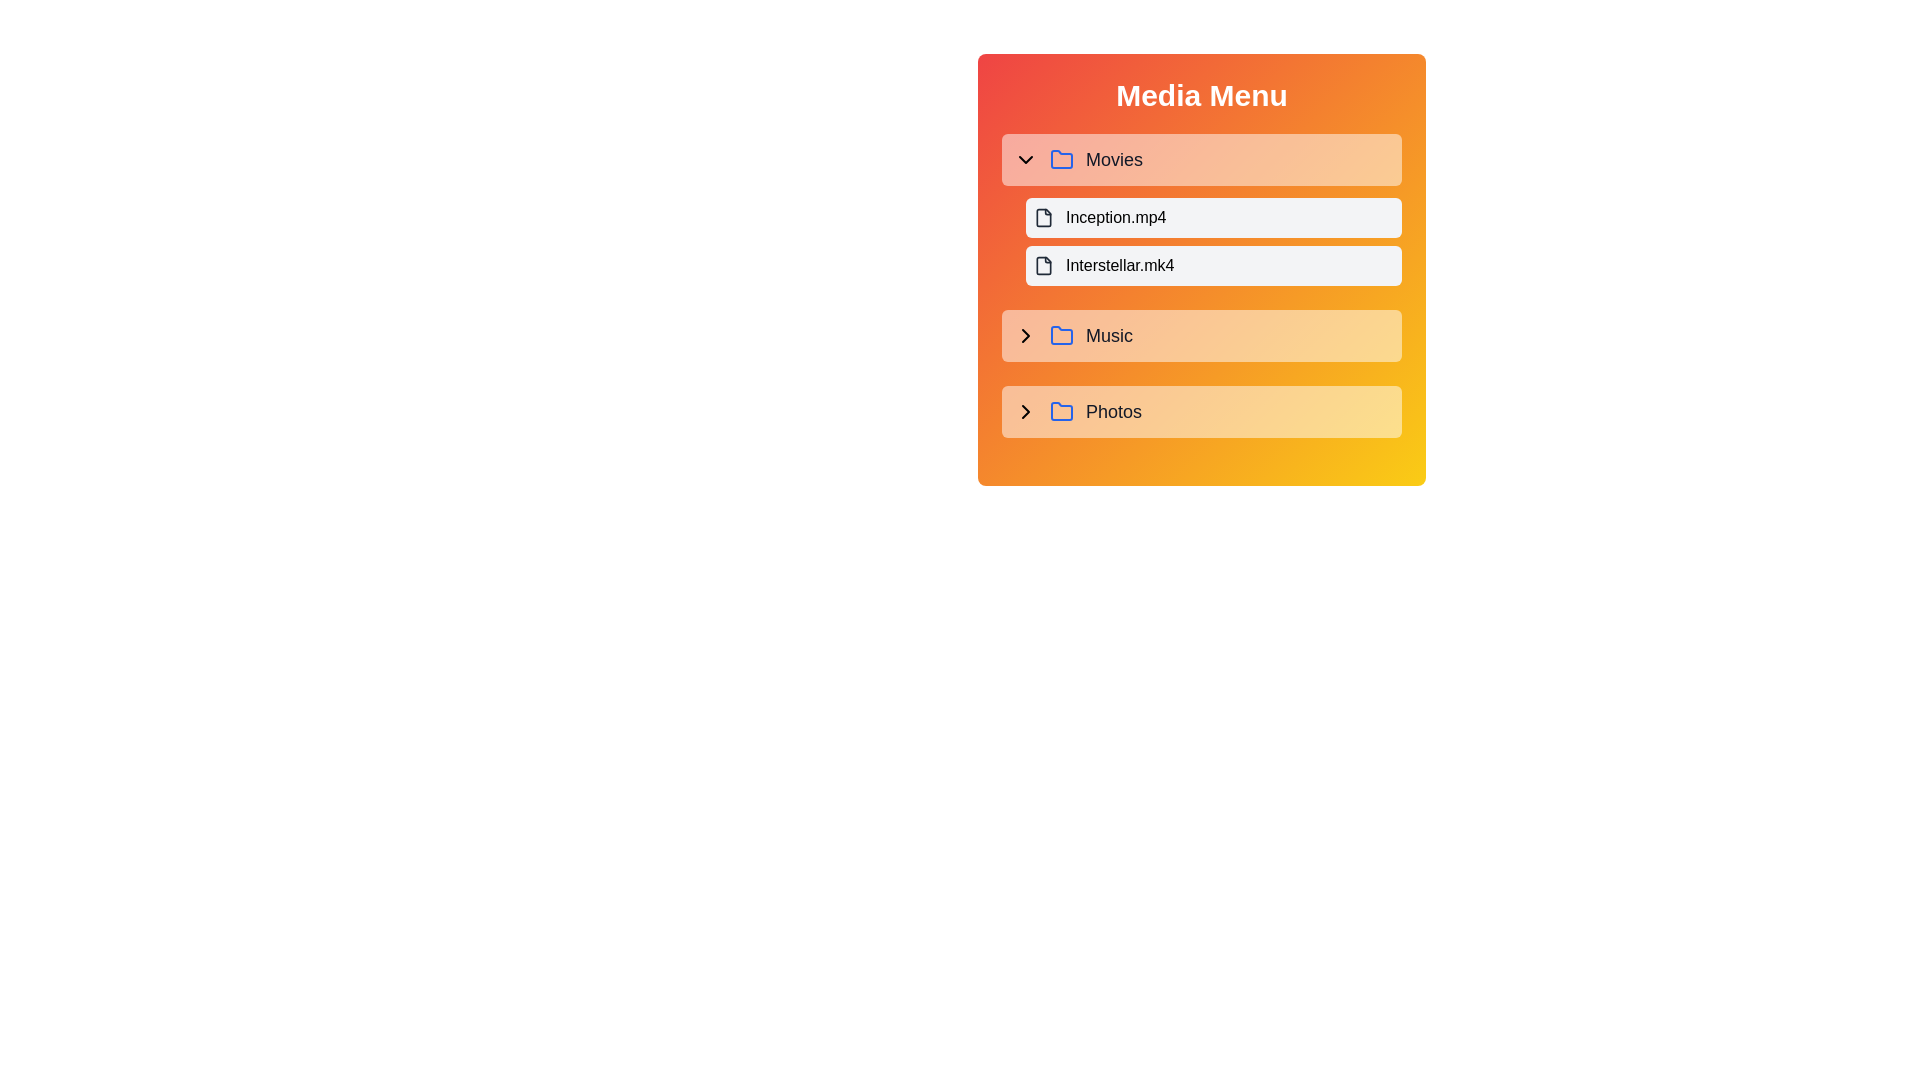  What do you see at coordinates (1112, 411) in the screenshot?
I see `the 'Photos' text label that describes the associated folder icon located at the bottommost row of the menu, beneath the 'Music' folder entry` at bounding box center [1112, 411].